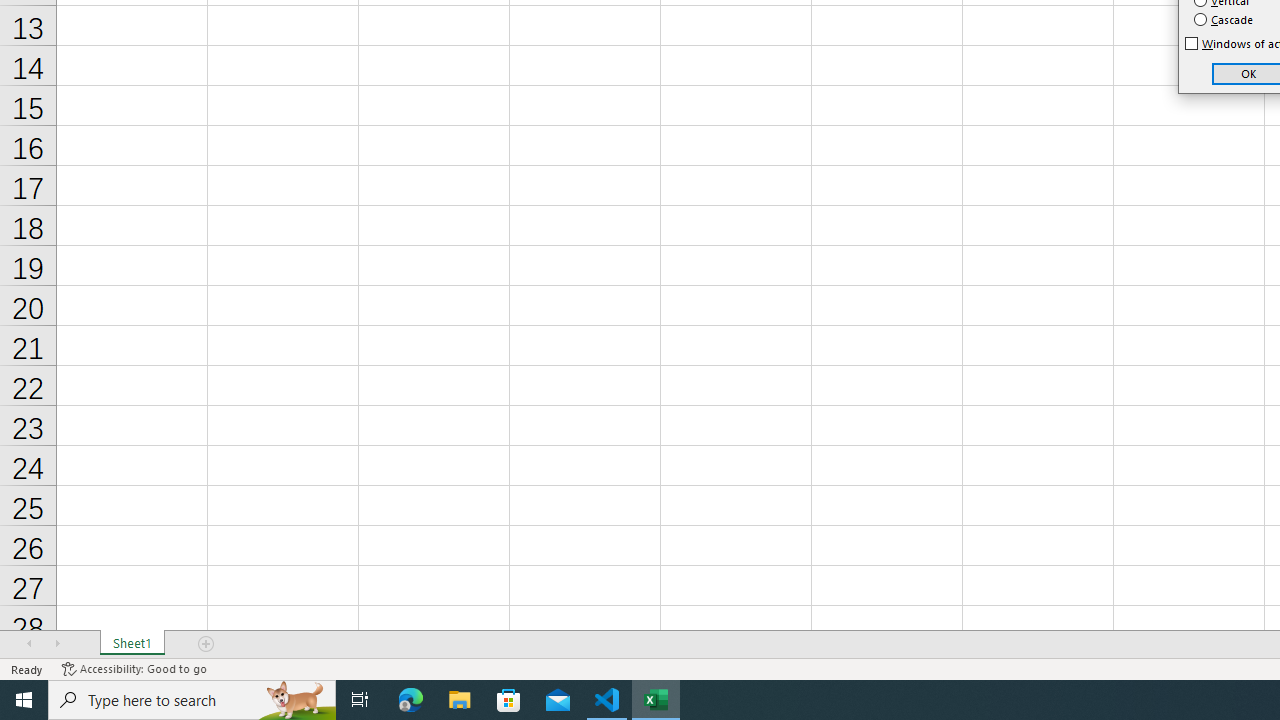 The height and width of the screenshot is (720, 1280). I want to click on 'Search highlights icon opens search home window', so click(294, 698).